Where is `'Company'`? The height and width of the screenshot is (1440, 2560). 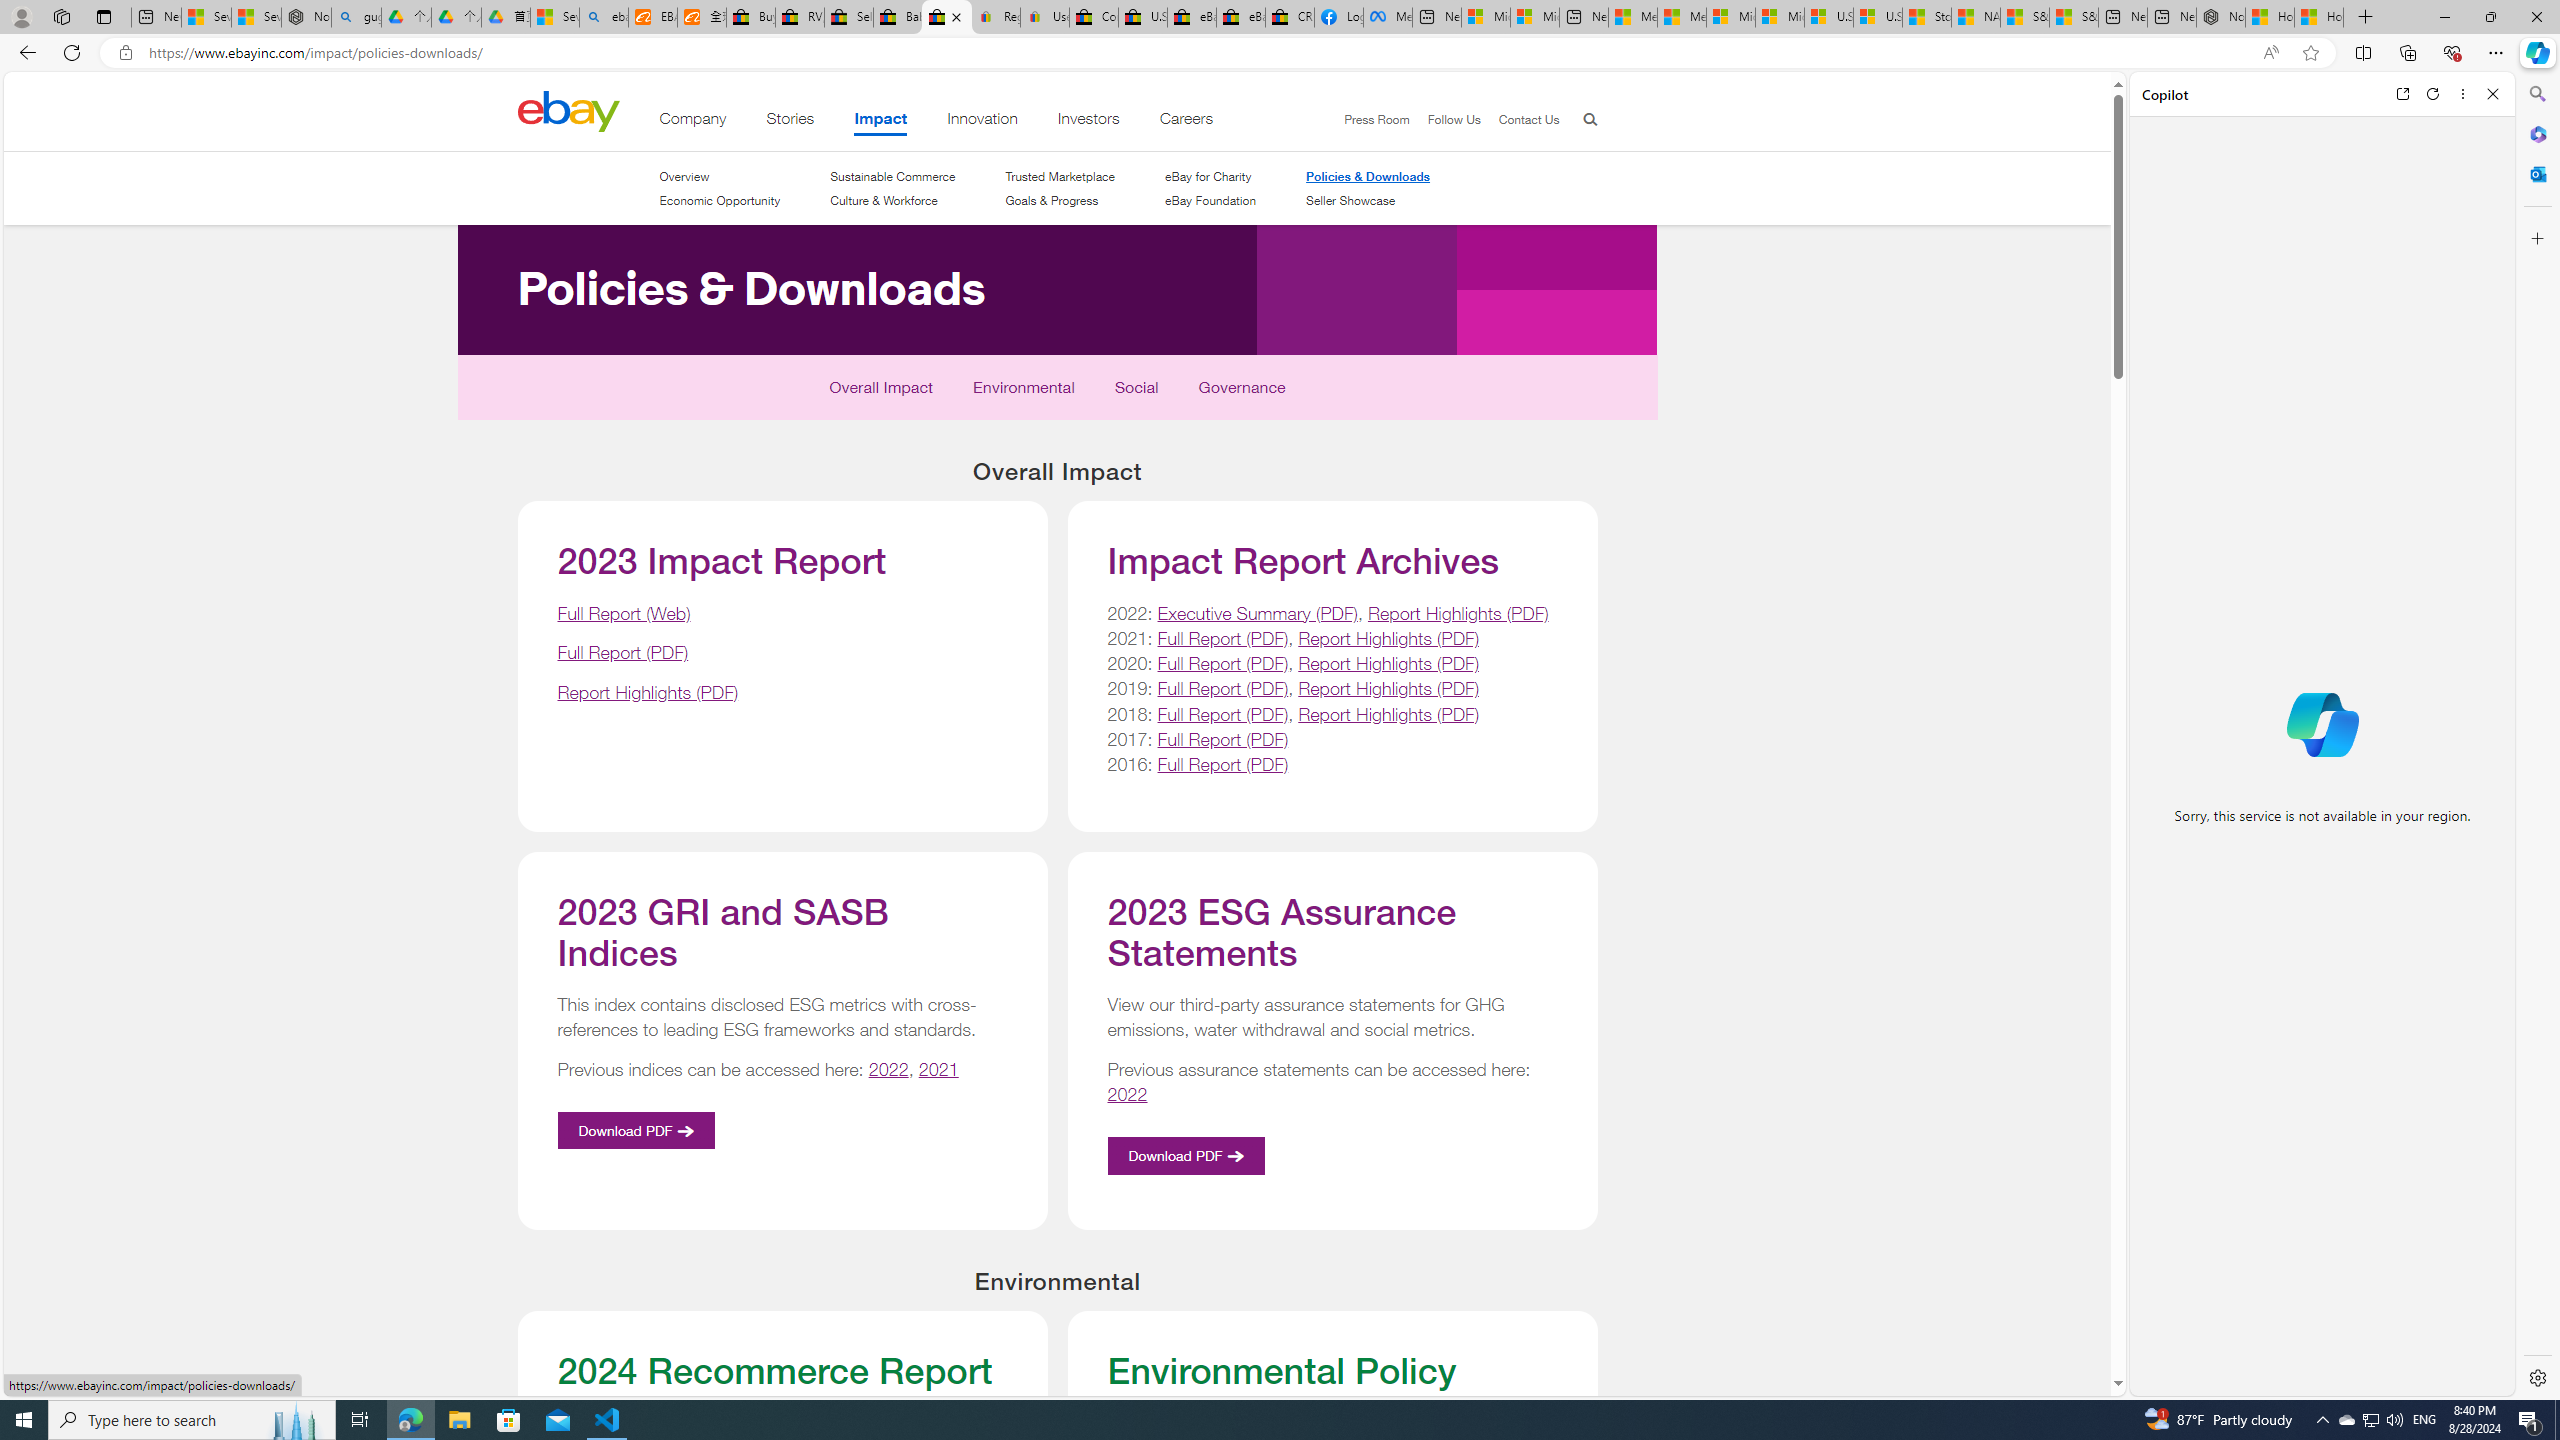
'Company' is located at coordinates (692, 122).